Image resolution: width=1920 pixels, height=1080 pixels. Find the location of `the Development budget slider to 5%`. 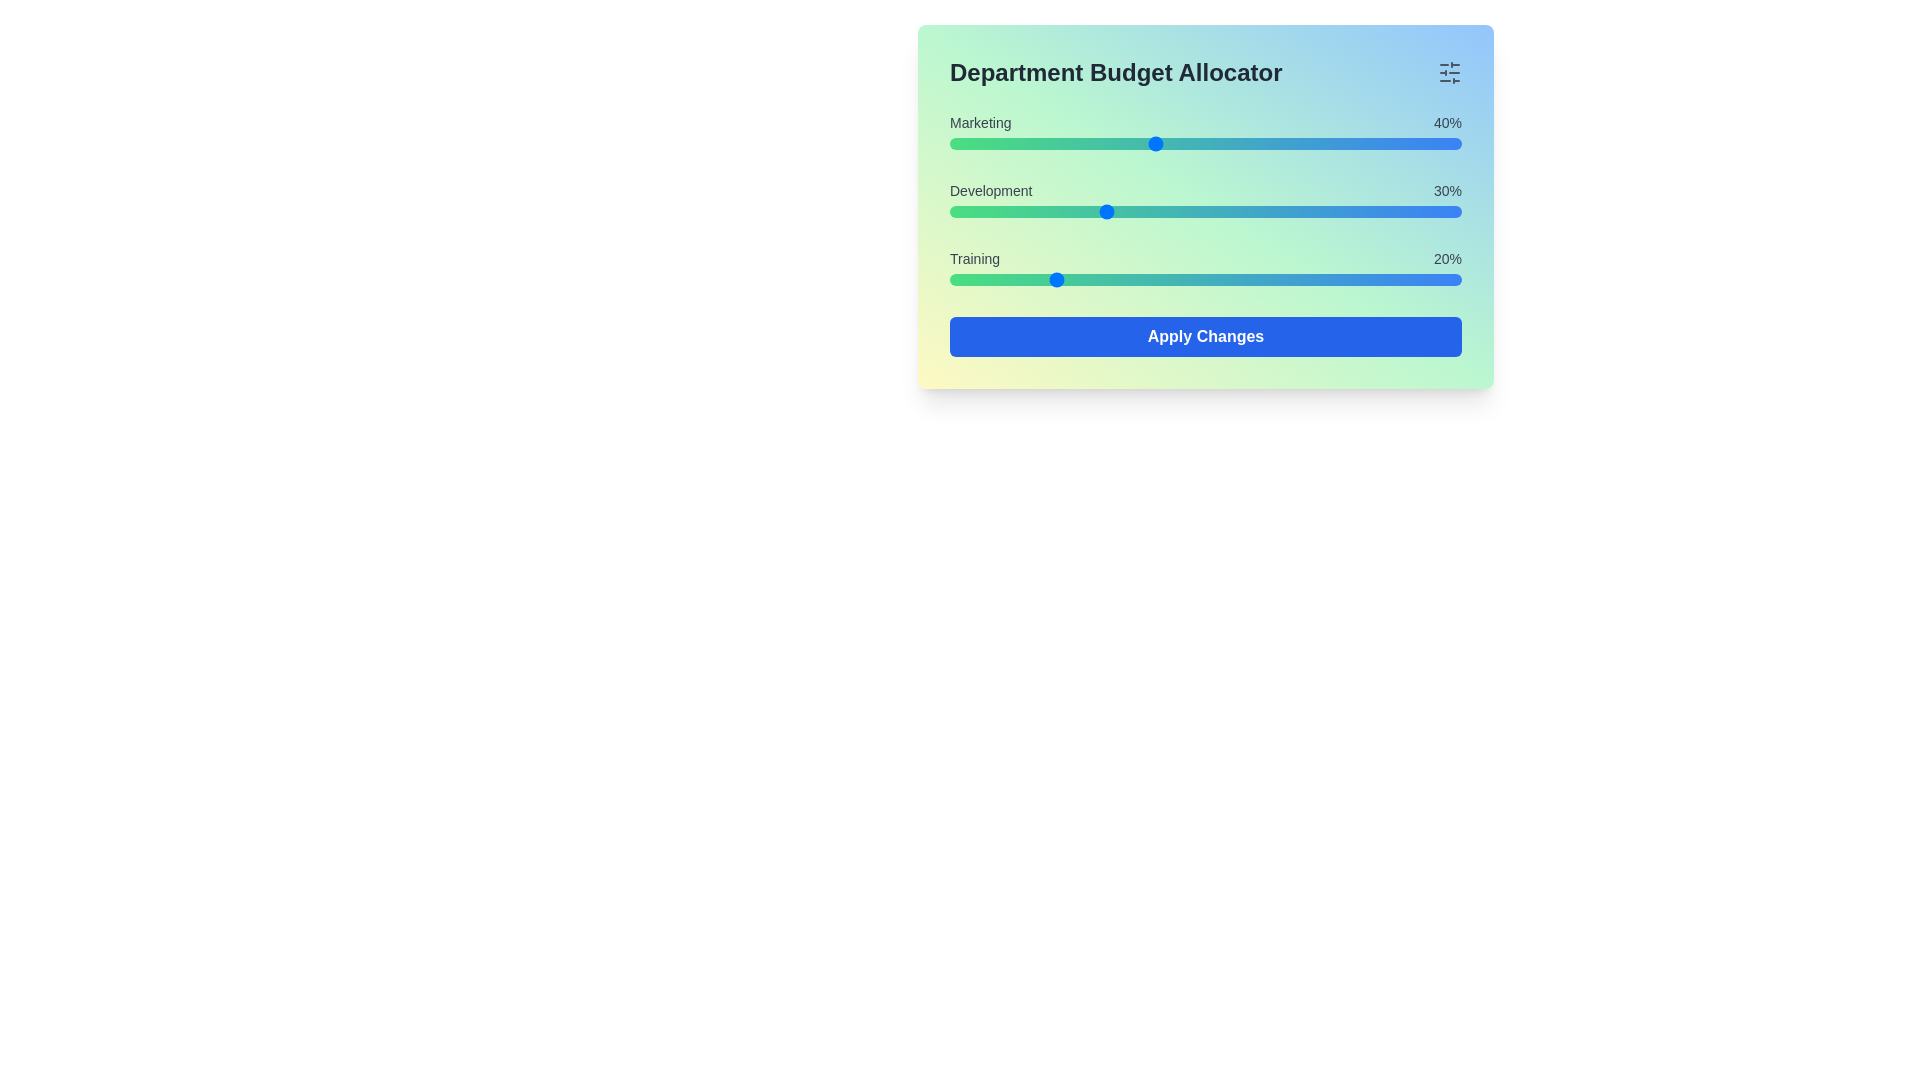

the Development budget slider to 5% is located at coordinates (975, 212).